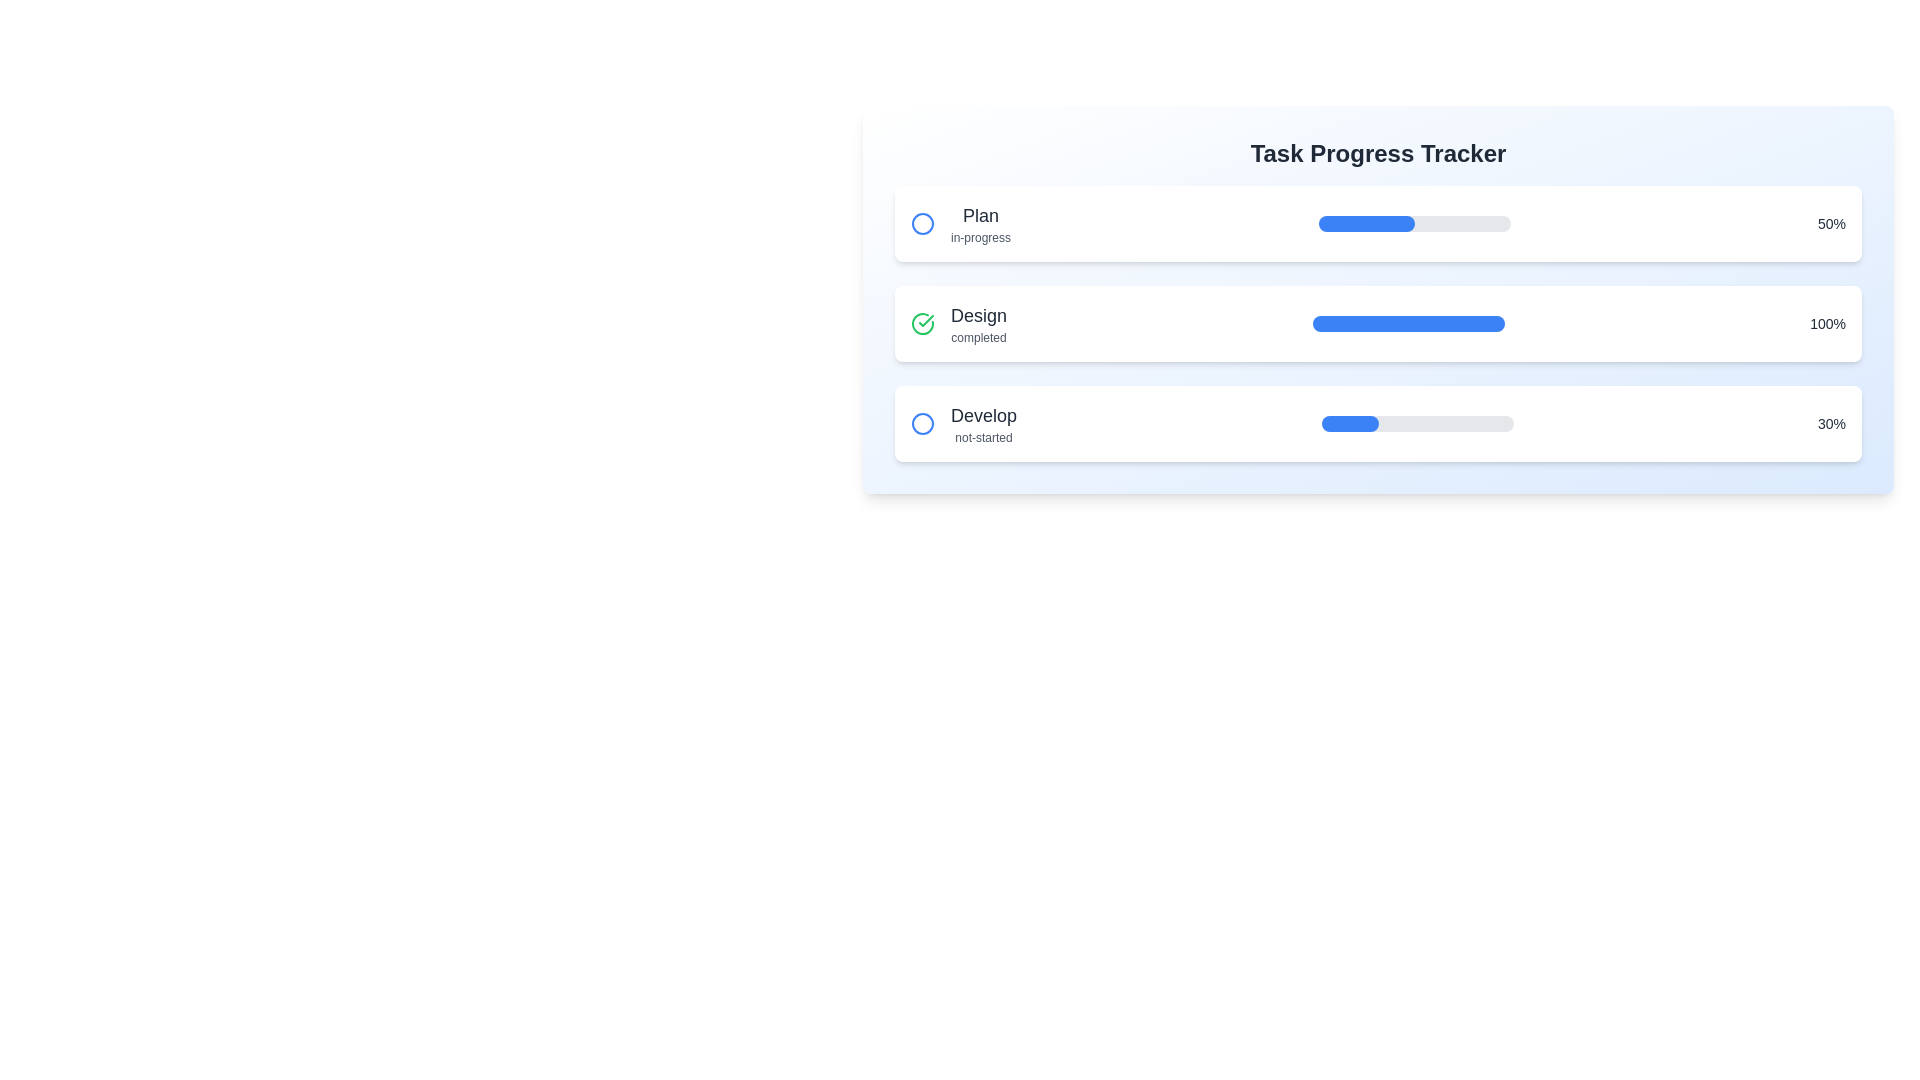 Image resolution: width=1920 pixels, height=1080 pixels. Describe the element at coordinates (964, 423) in the screenshot. I see `the task name 'Develop' which is displayed in bold on the leftmost side of its card, to interact with it` at that location.